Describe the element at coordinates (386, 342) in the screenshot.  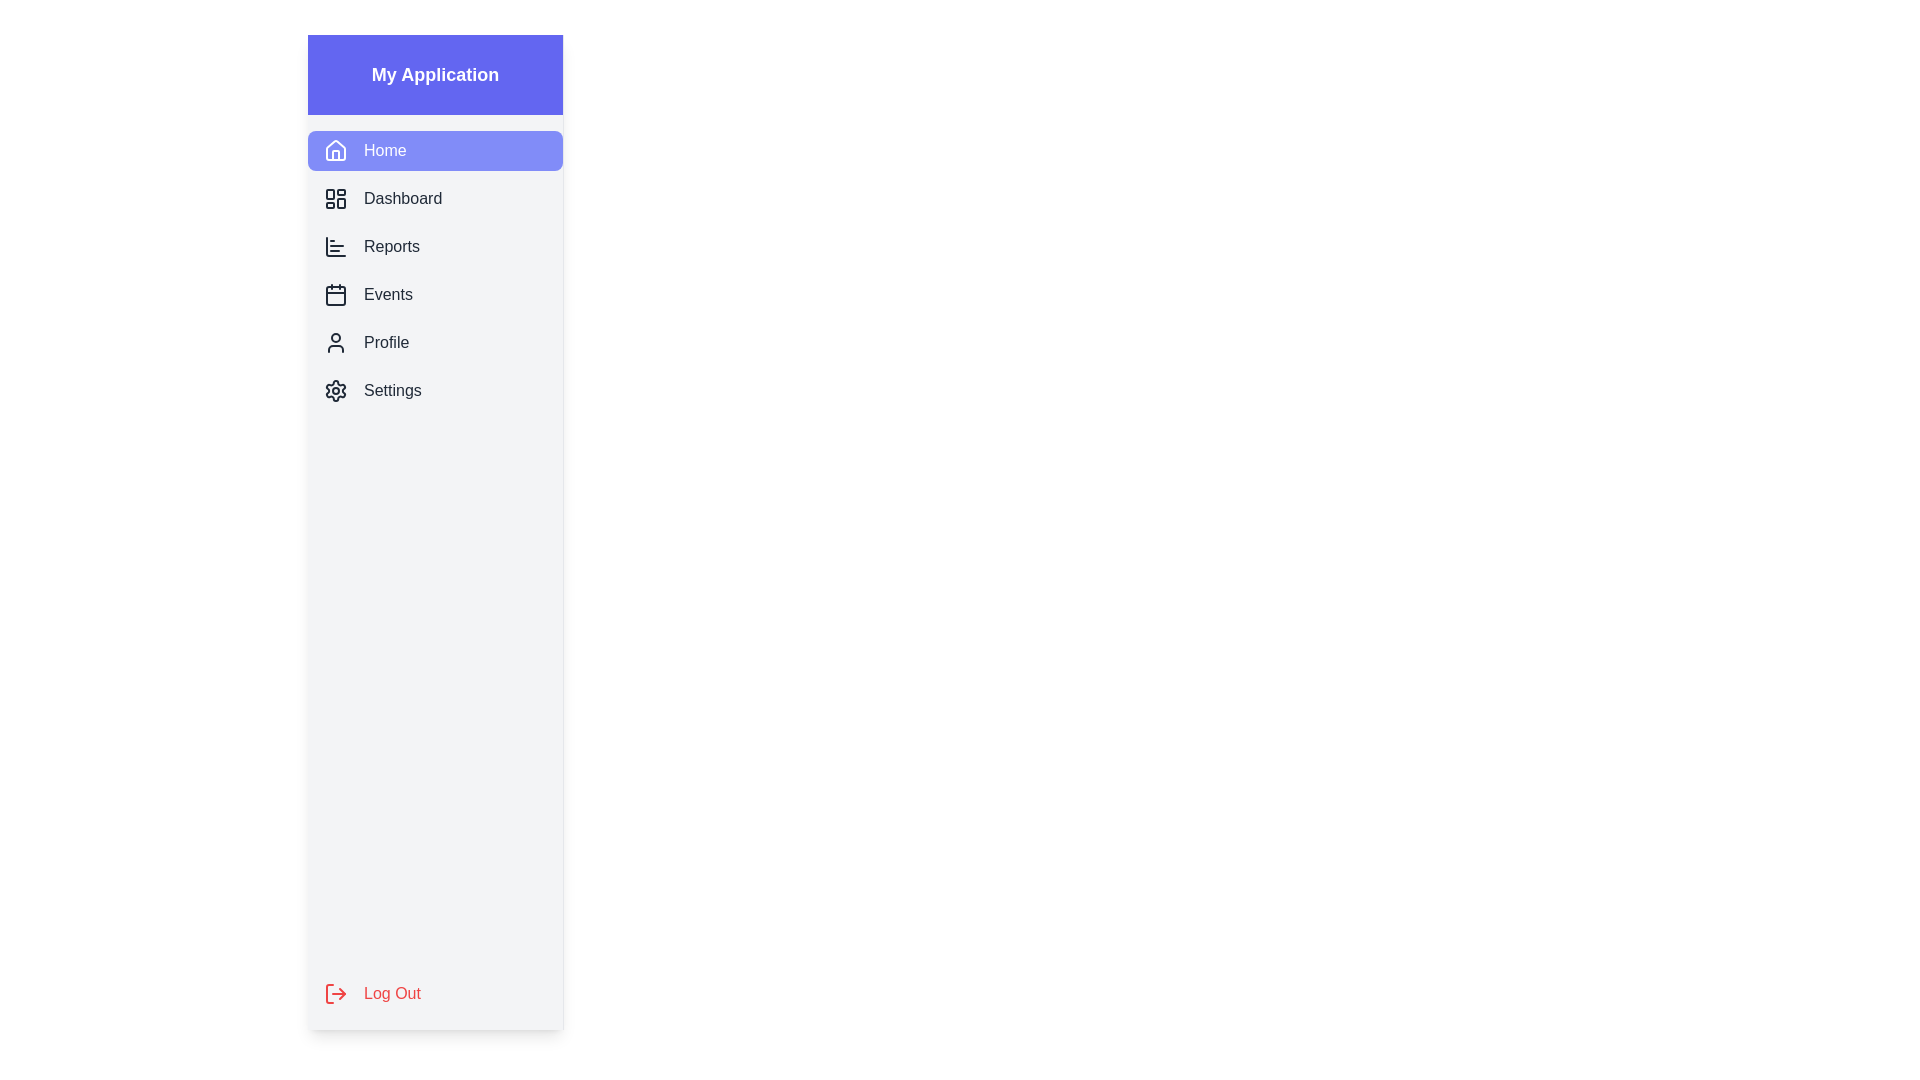
I see `the 'Profile' label in the vertical navigation menu` at that location.